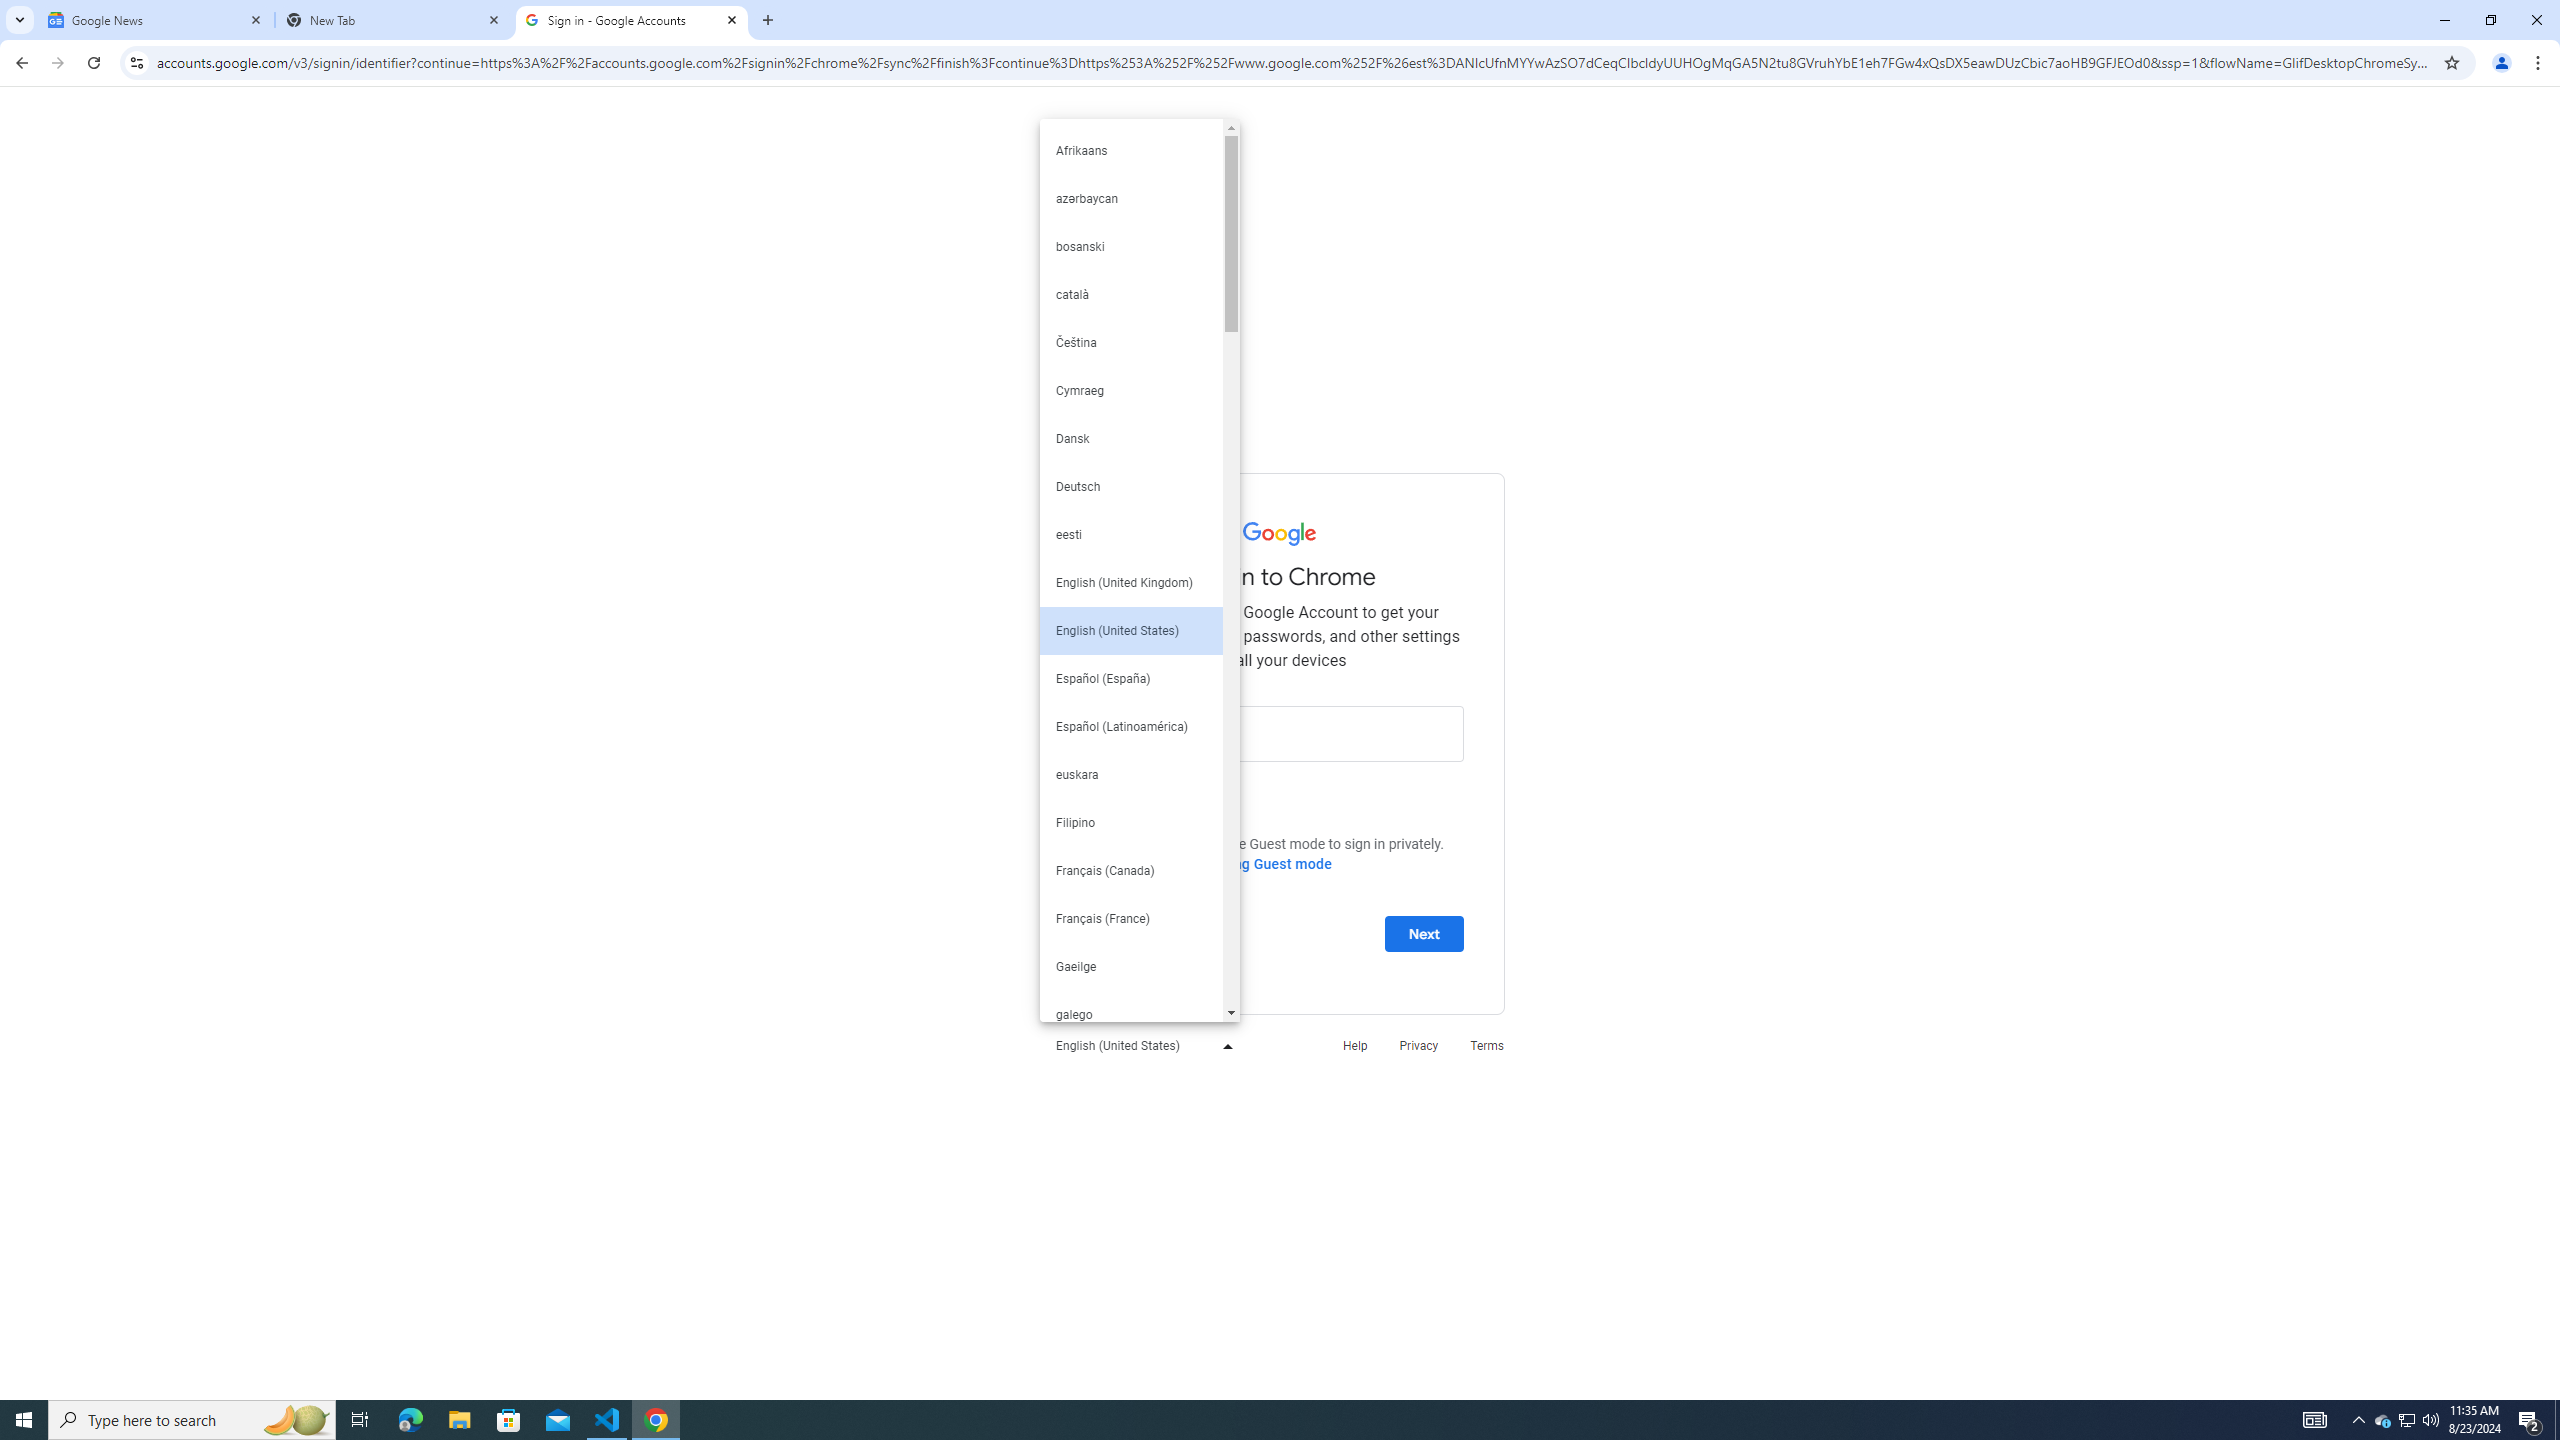 Image resolution: width=2560 pixels, height=1440 pixels. What do you see at coordinates (1130, 438) in the screenshot?
I see `'Dansk'` at bounding box center [1130, 438].